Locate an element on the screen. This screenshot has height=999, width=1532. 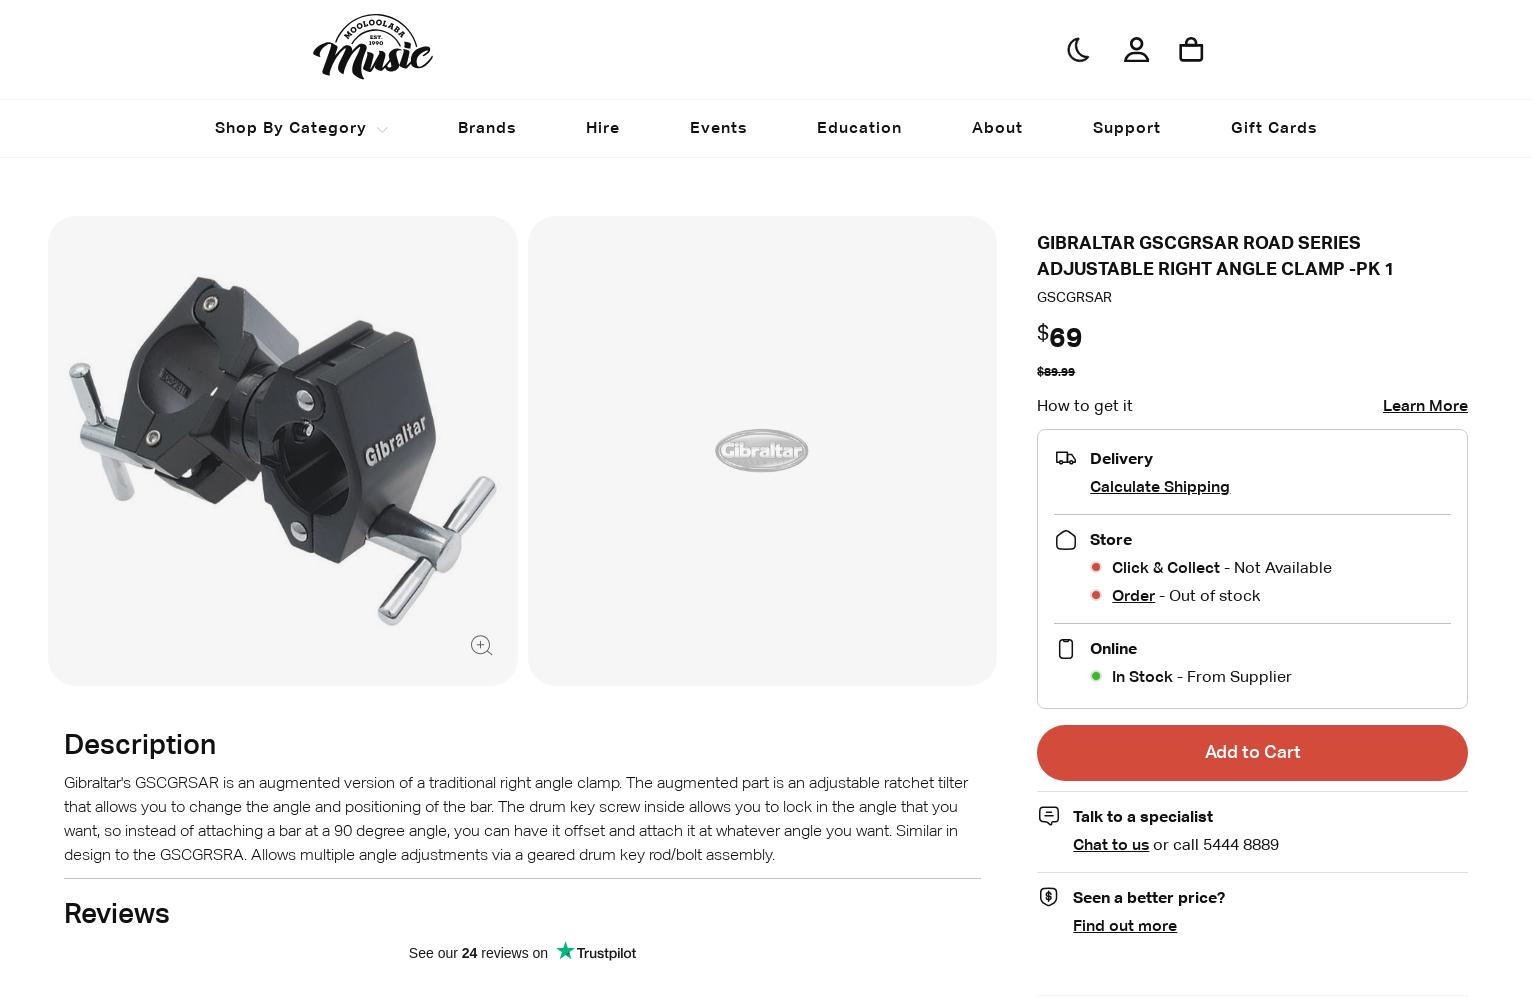
'- Not Available' is located at coordinates (1275, 568).